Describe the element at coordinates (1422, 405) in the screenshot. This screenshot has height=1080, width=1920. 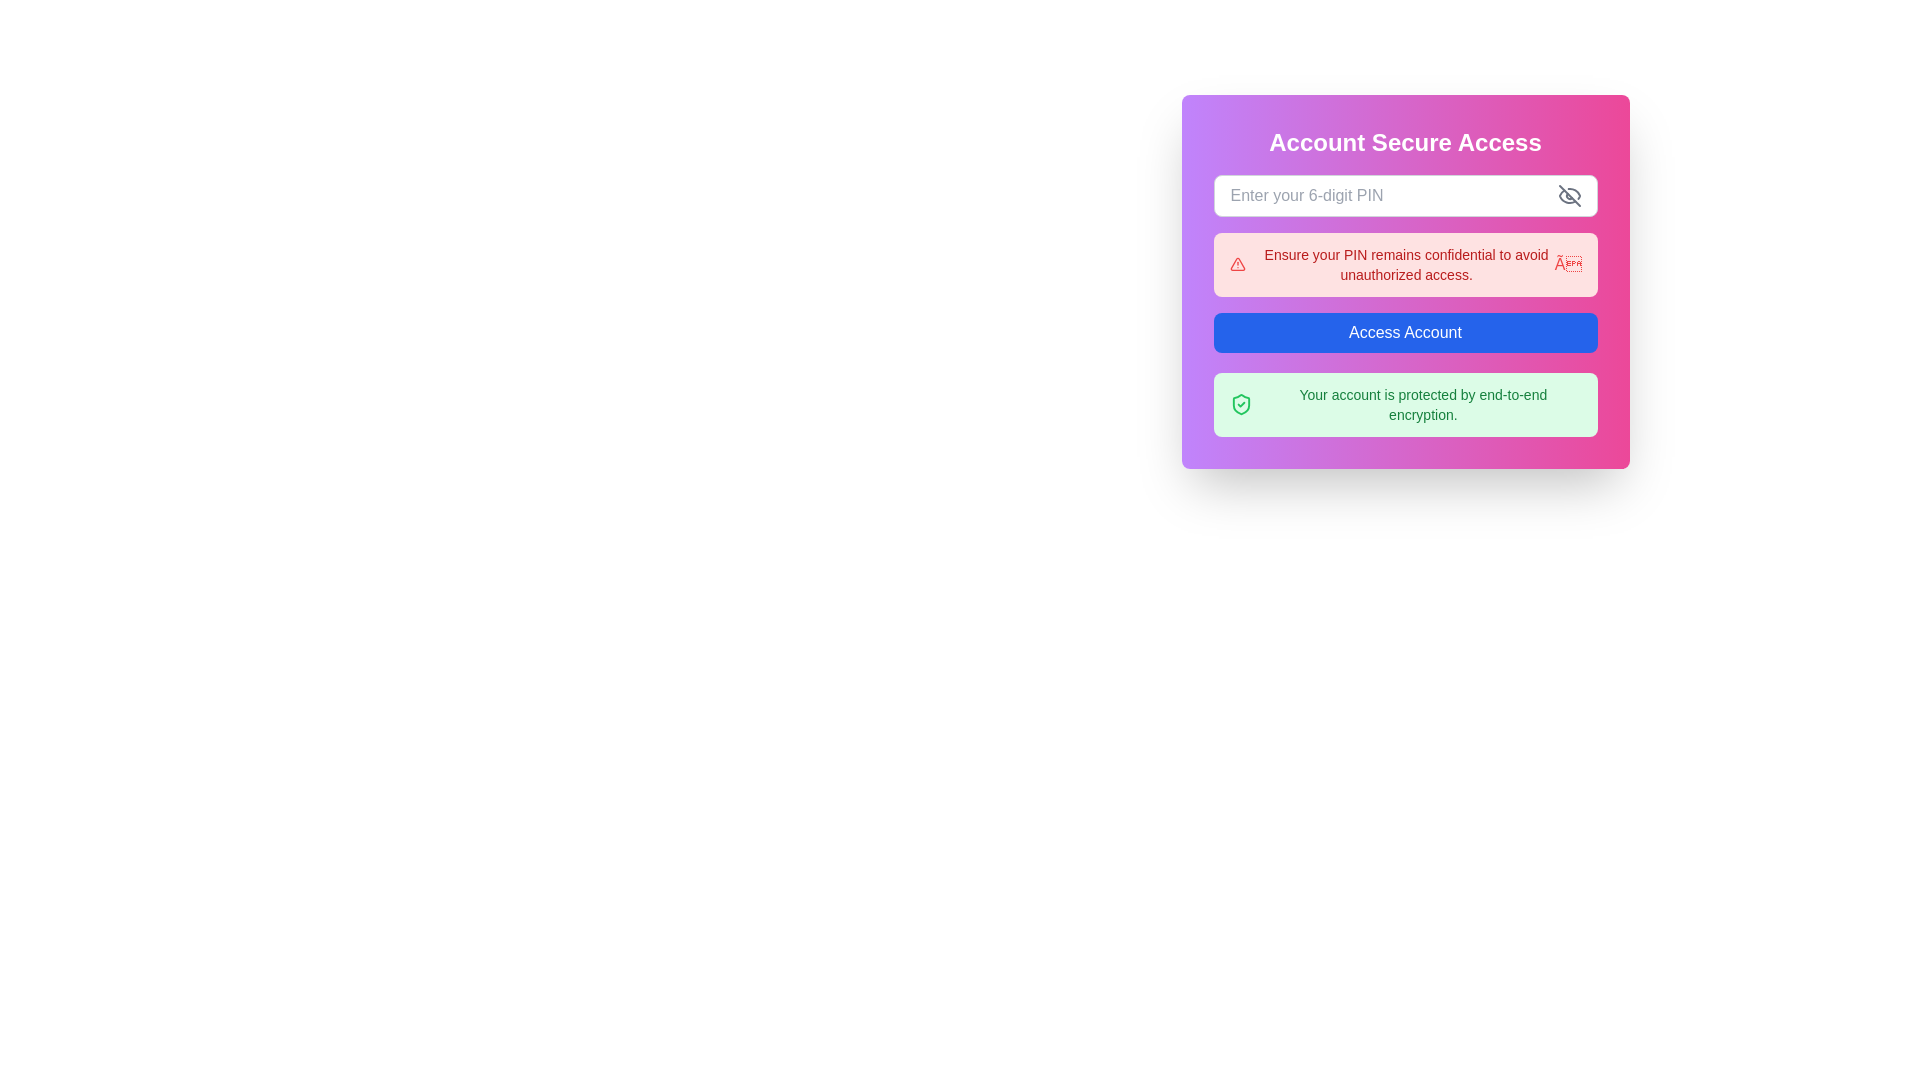
I see `the text label that states 'Your account is protected by end-to-end encryption.' which is located at the bottom of the card component, right below the 'Access Account' button` at that location.